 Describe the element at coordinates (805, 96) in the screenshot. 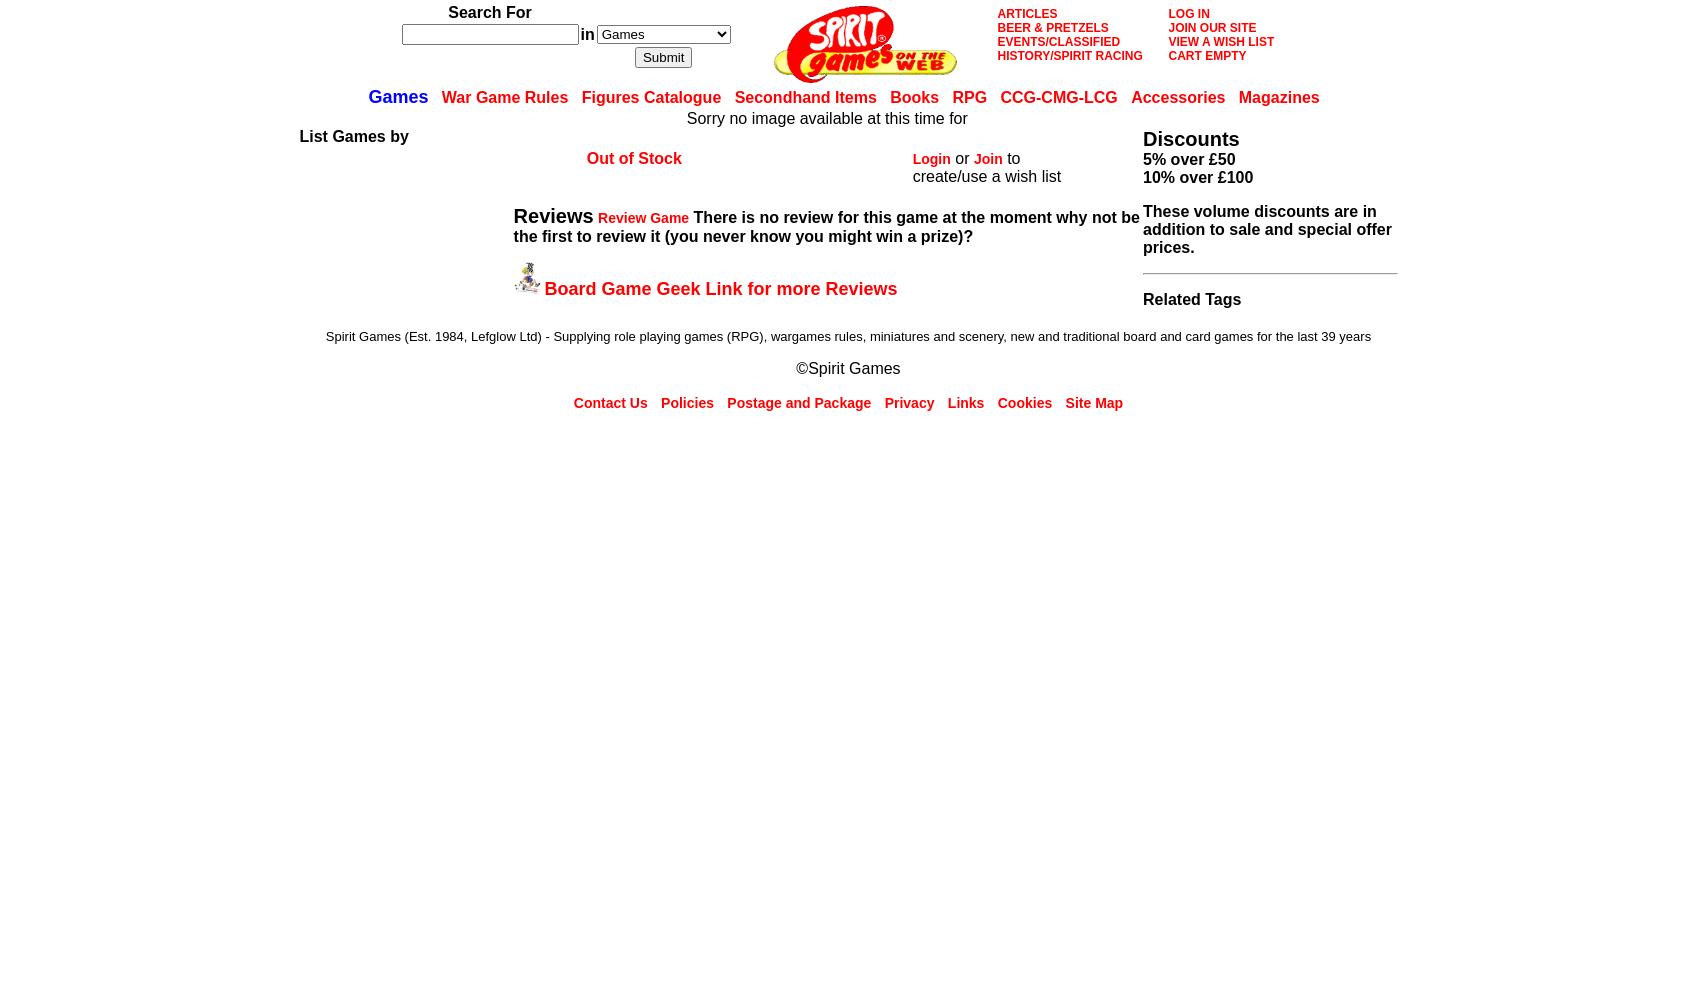

I see `'Secondhand Items'` at that location.